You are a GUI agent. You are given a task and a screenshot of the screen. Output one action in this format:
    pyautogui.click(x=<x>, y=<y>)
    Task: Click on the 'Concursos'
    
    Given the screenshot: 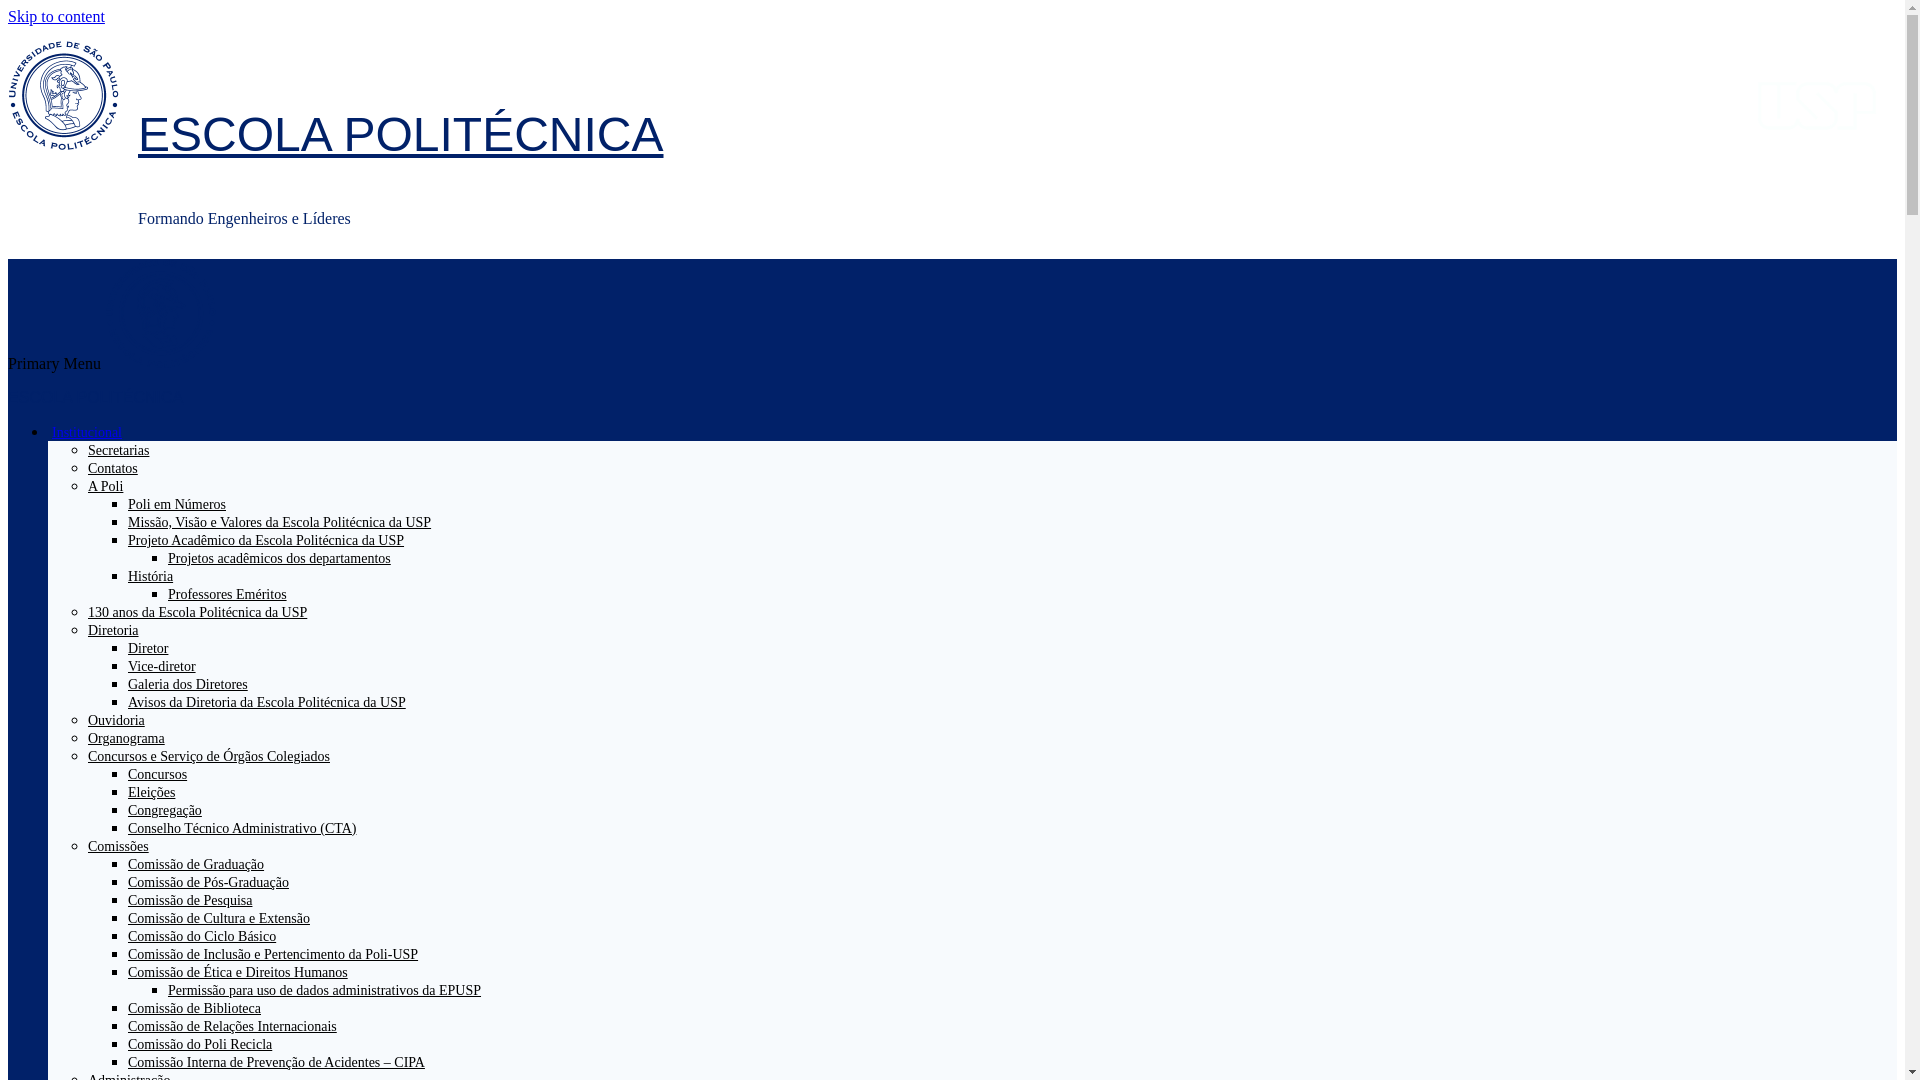 What is the action you would take?
    pyautogui.click(x=156, y=773)
    